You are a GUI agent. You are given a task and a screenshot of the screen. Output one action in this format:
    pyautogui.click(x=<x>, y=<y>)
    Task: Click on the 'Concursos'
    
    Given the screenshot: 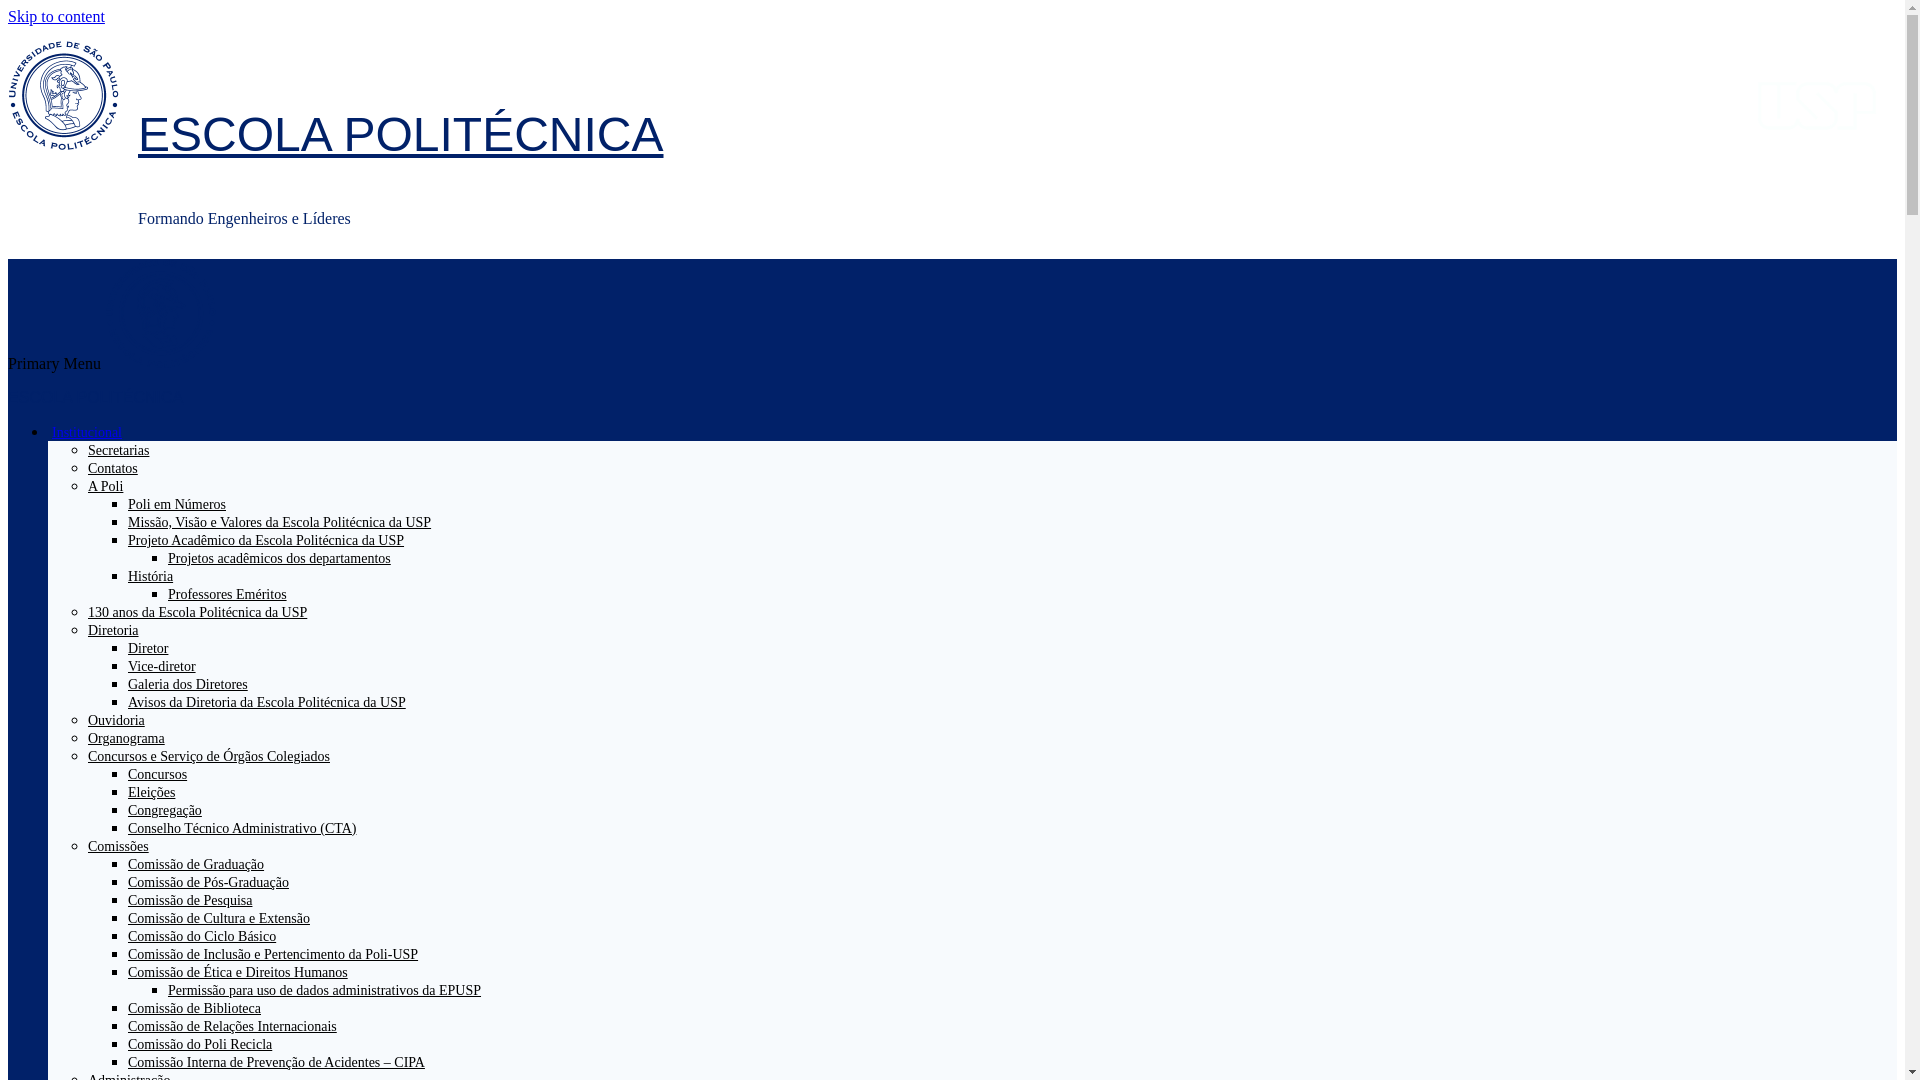 What is the action you would take?
    pyautogui.click(x=156, y=773)
    